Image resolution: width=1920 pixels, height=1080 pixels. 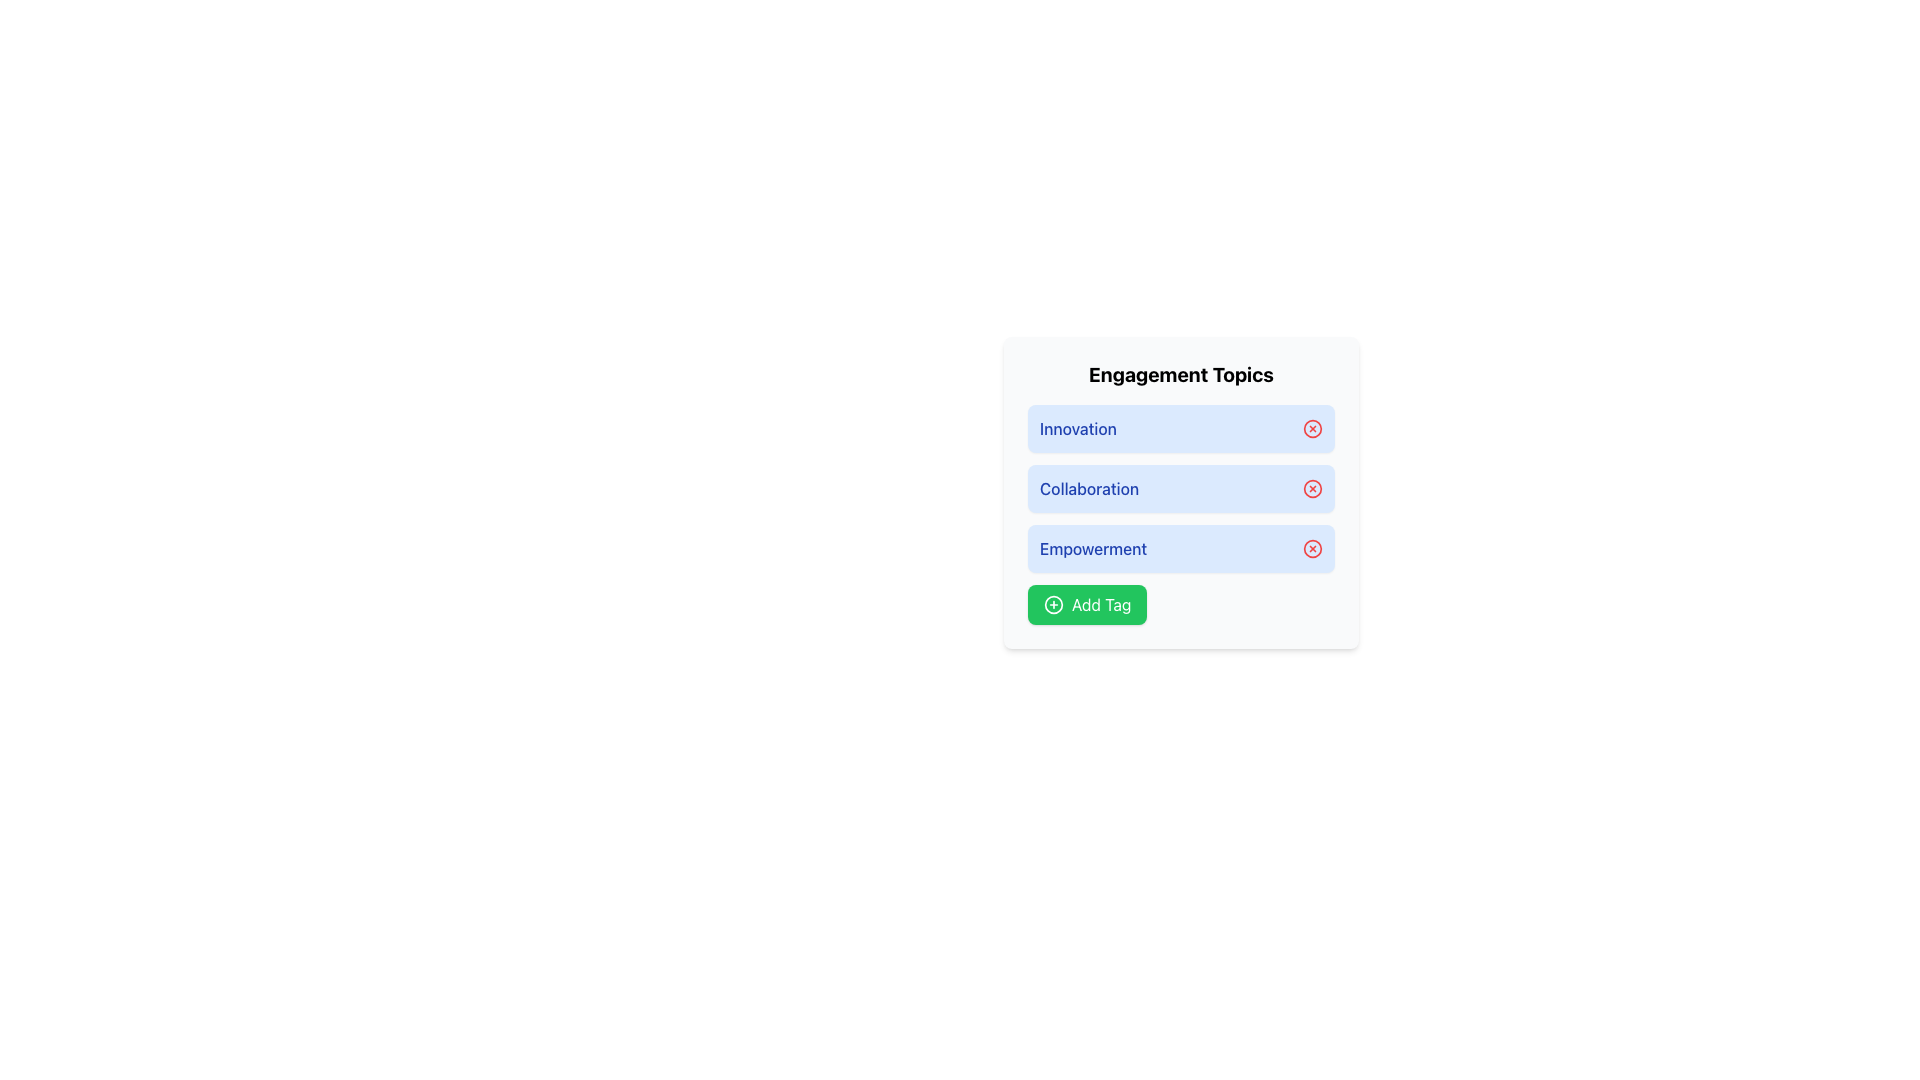 I want to click on the decorative circular element of the close icon positioned to the right of the 'Collaboration' text in the second row of the 'Engagement Topics' list, so click(x=1313, y=489).